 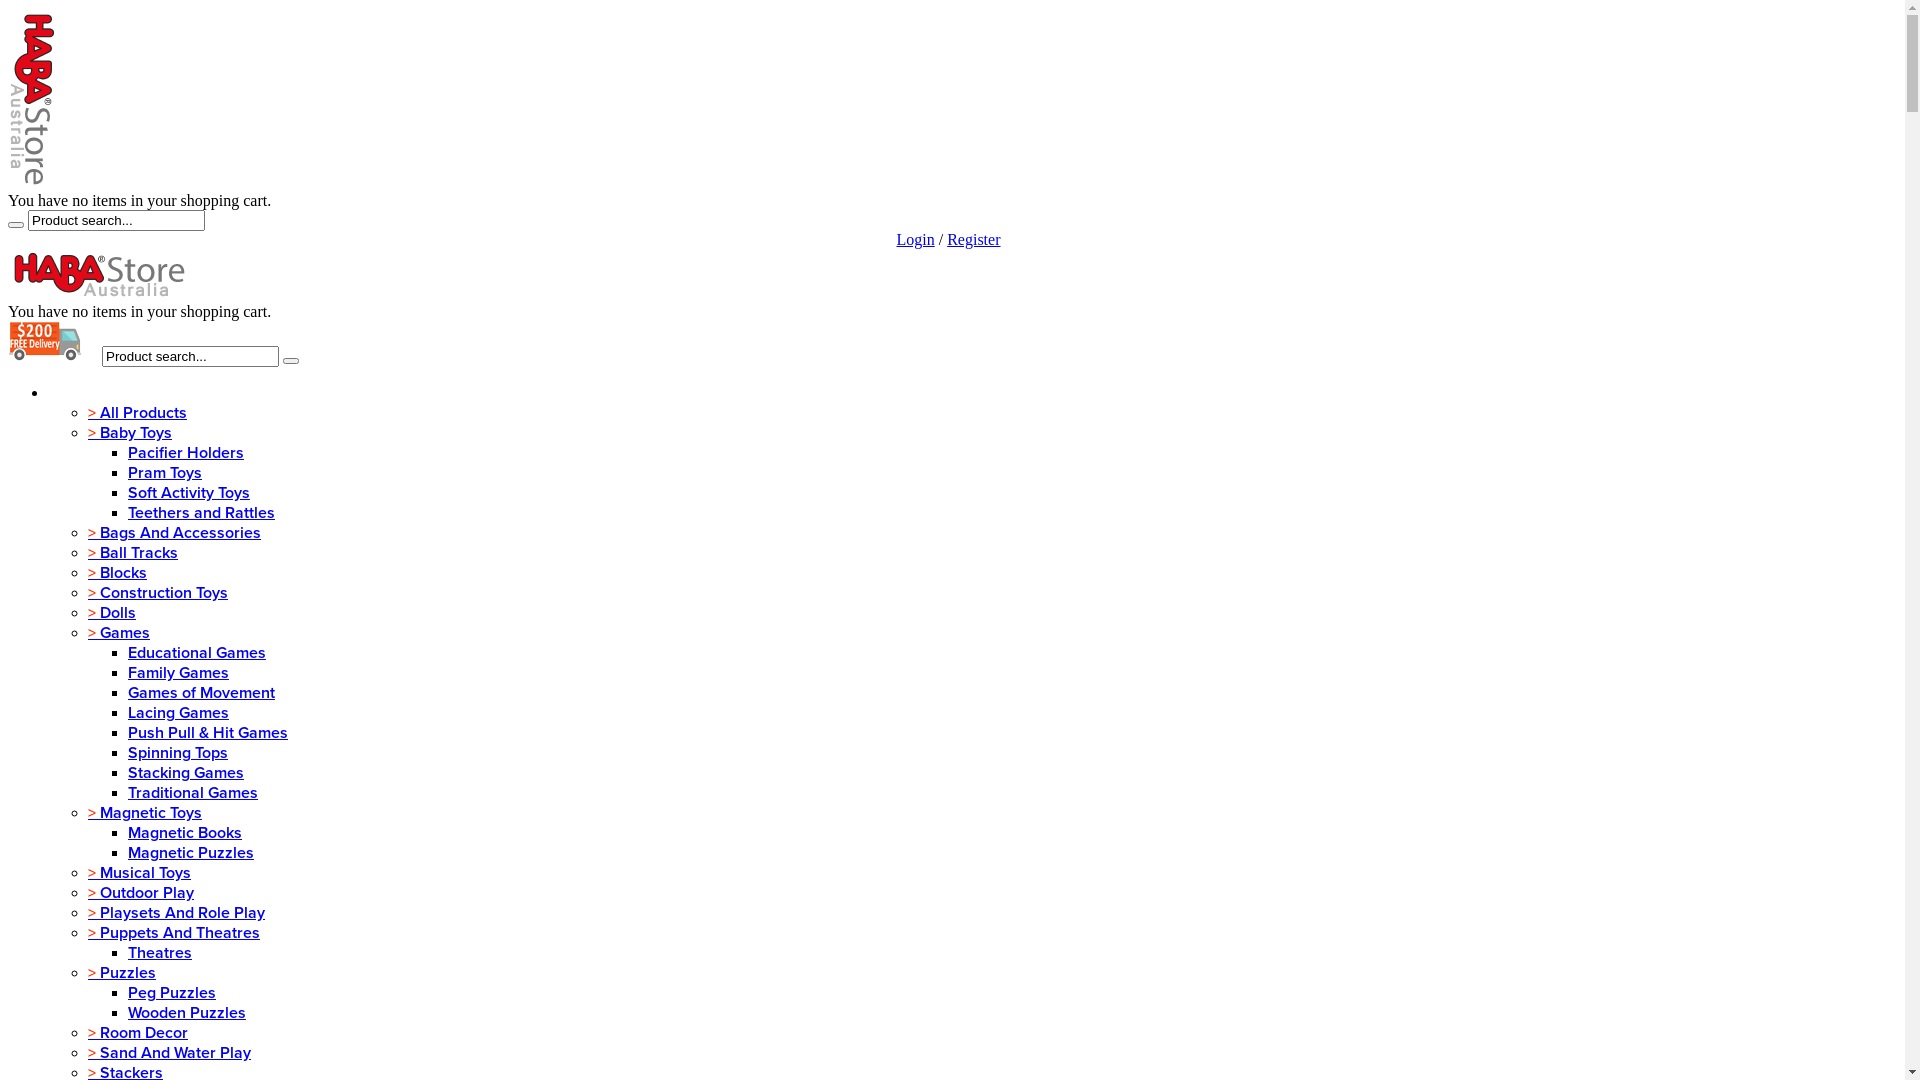 What do you see at coordinates (177, 752) in the screenshot?
I see `'Spinning Tops'` at bounding box center [177, 752].